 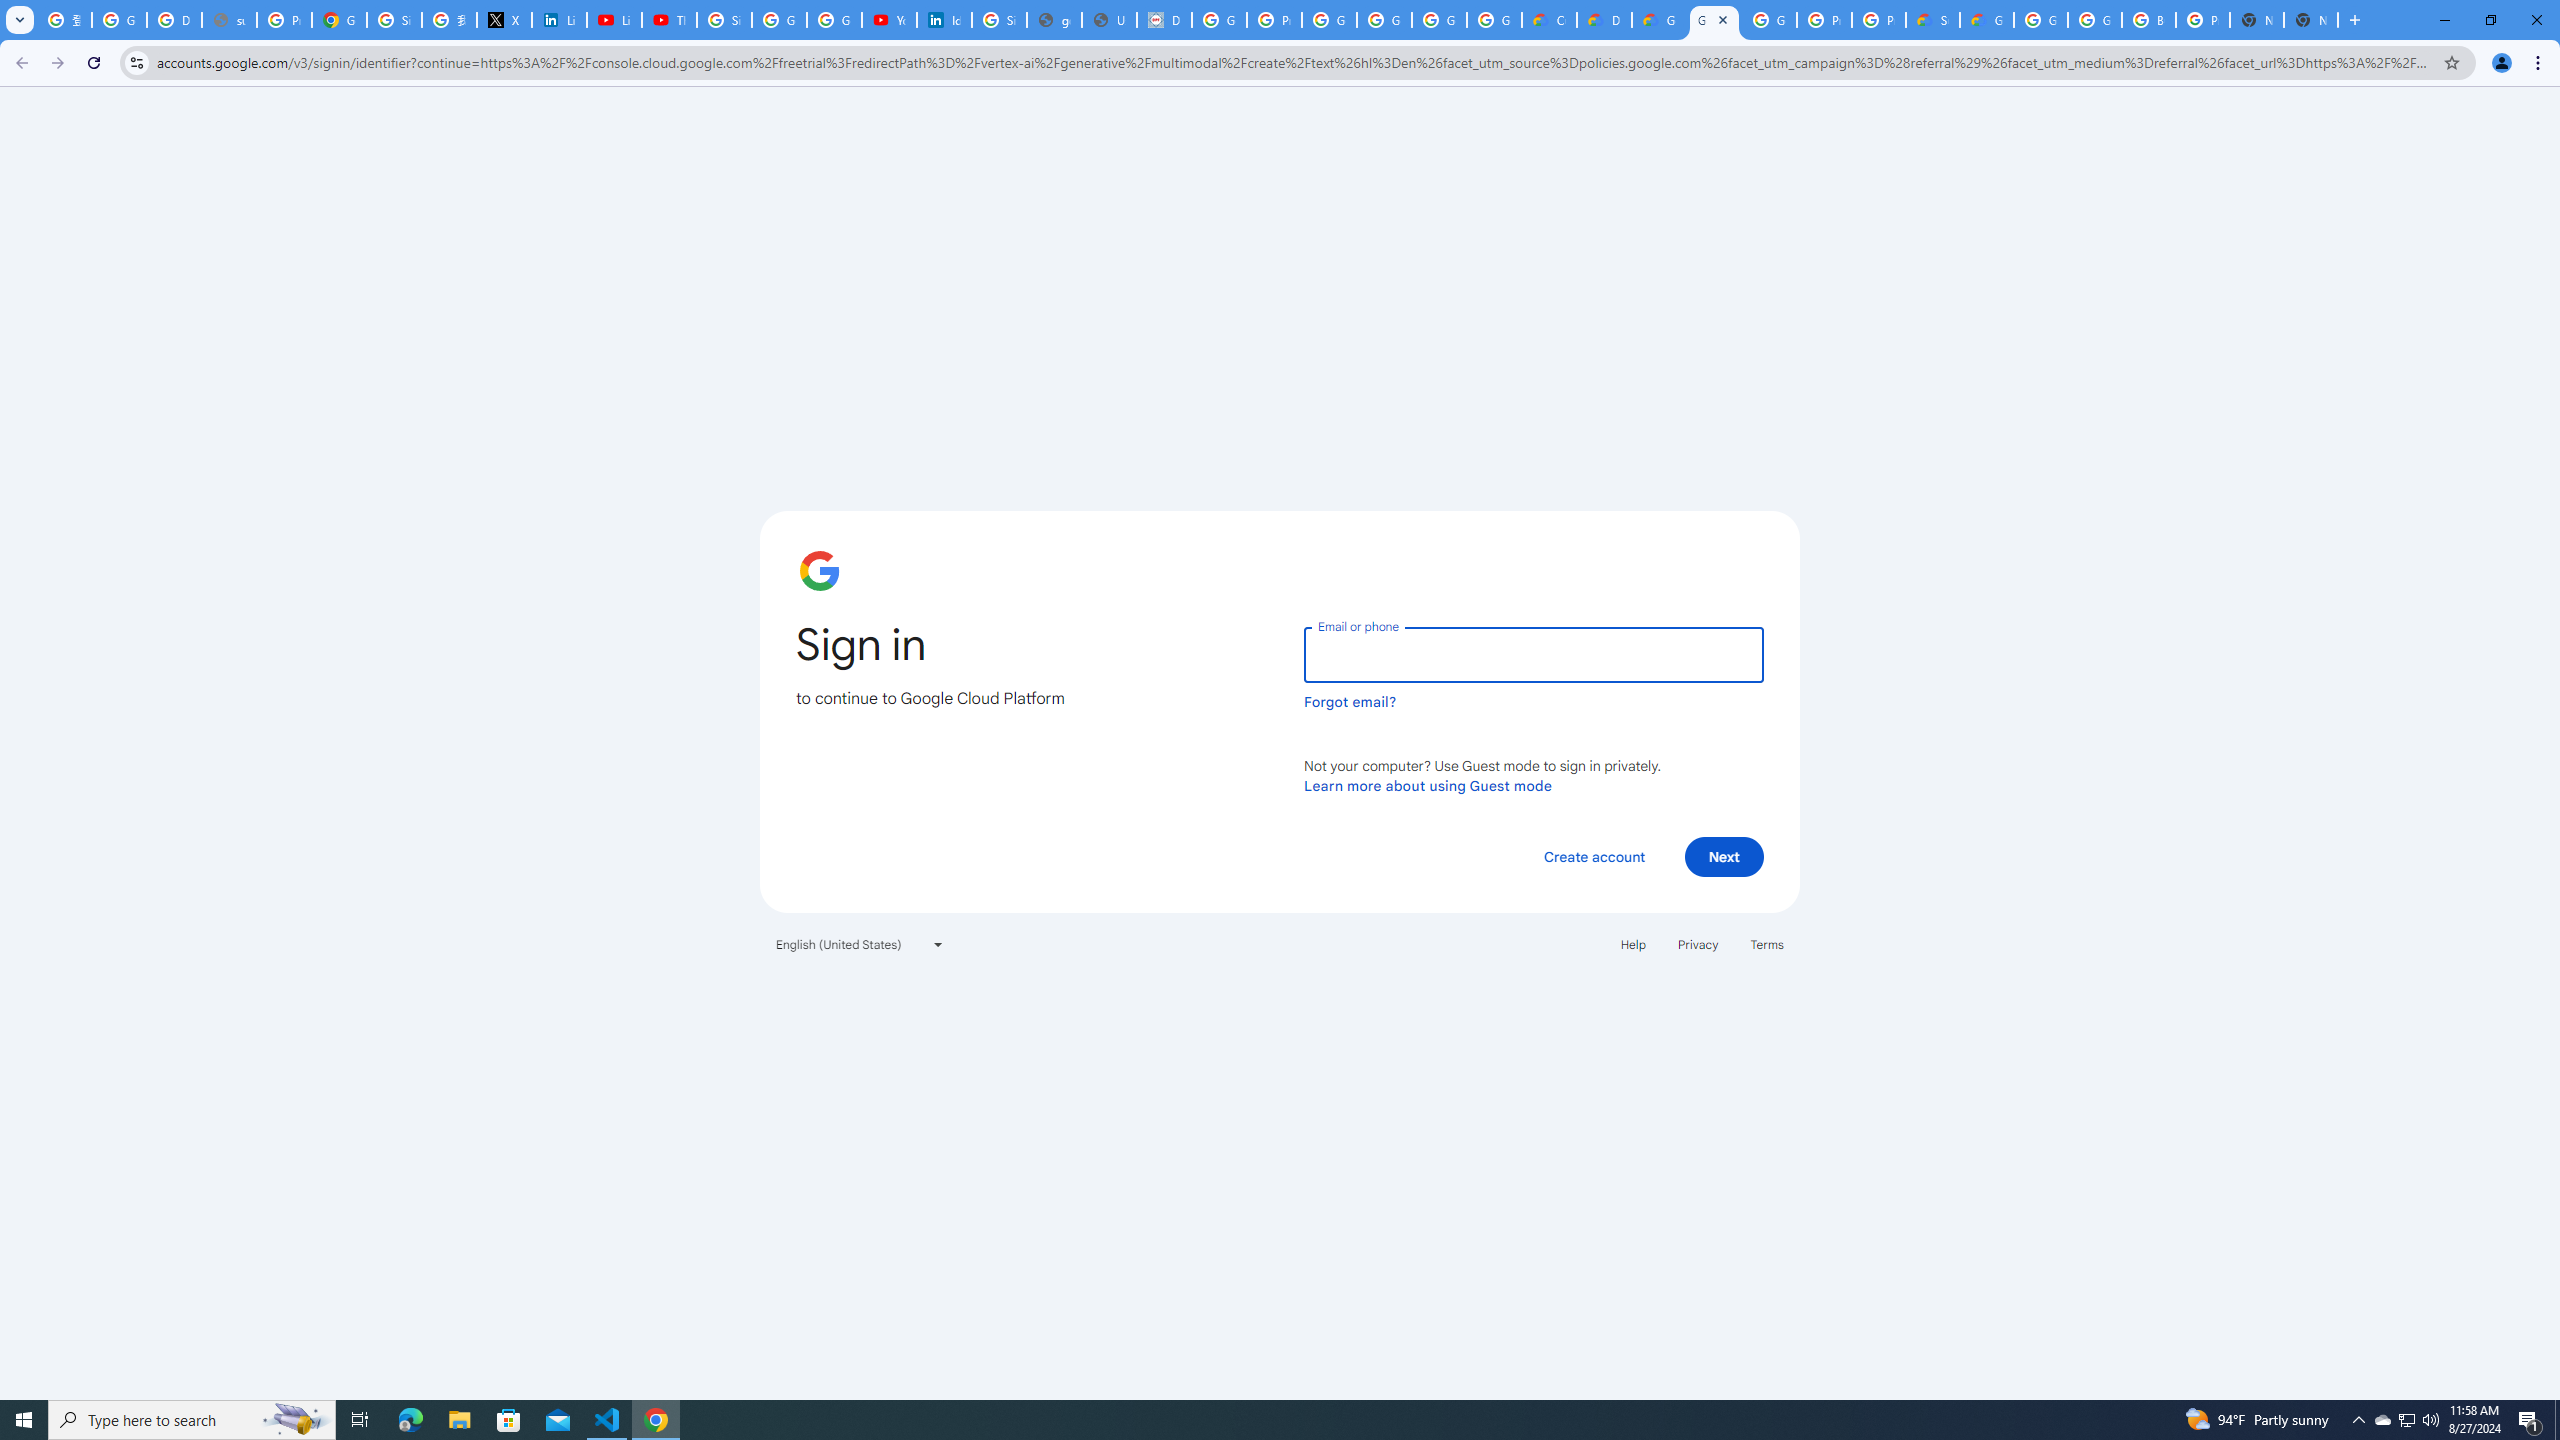 I want to click on 'Create account', so click(x=1593, y=855).